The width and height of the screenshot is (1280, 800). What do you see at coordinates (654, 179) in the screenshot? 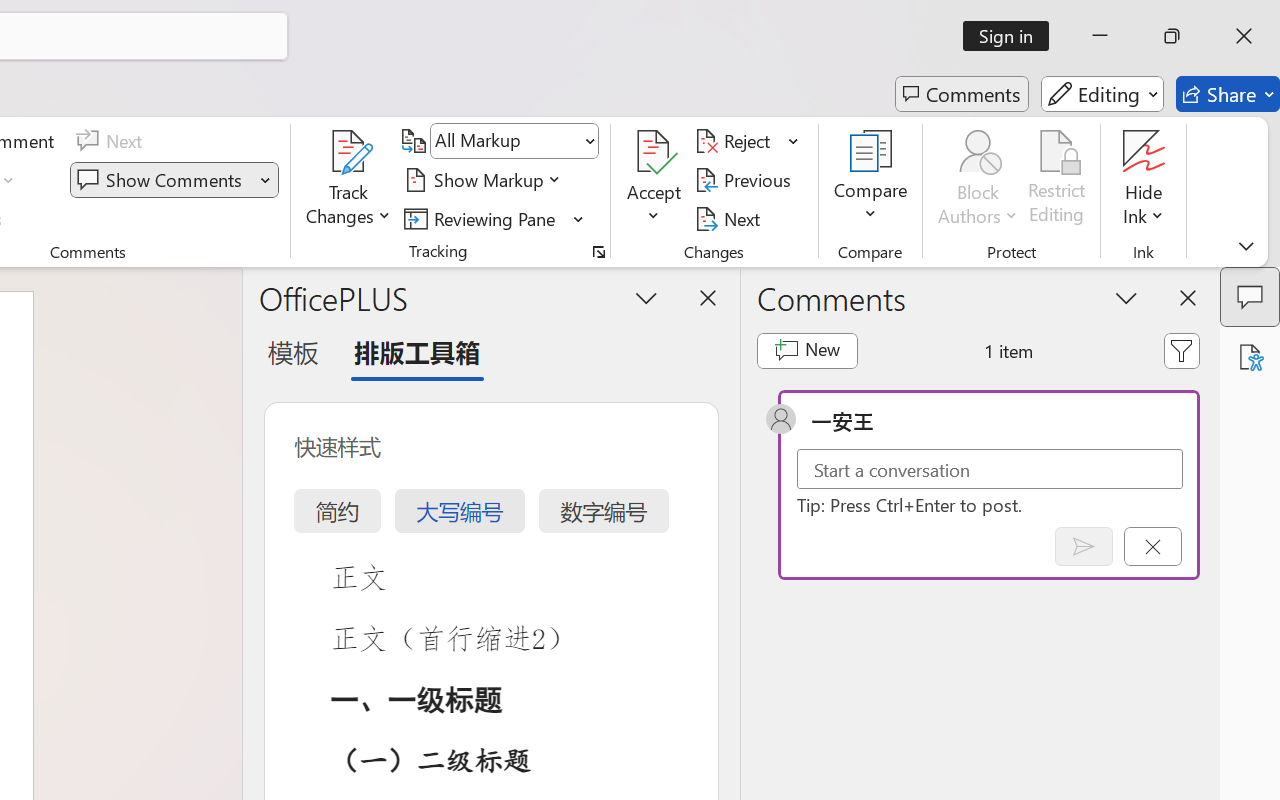
I see `'Accept'` at bounding box center [654, 179].